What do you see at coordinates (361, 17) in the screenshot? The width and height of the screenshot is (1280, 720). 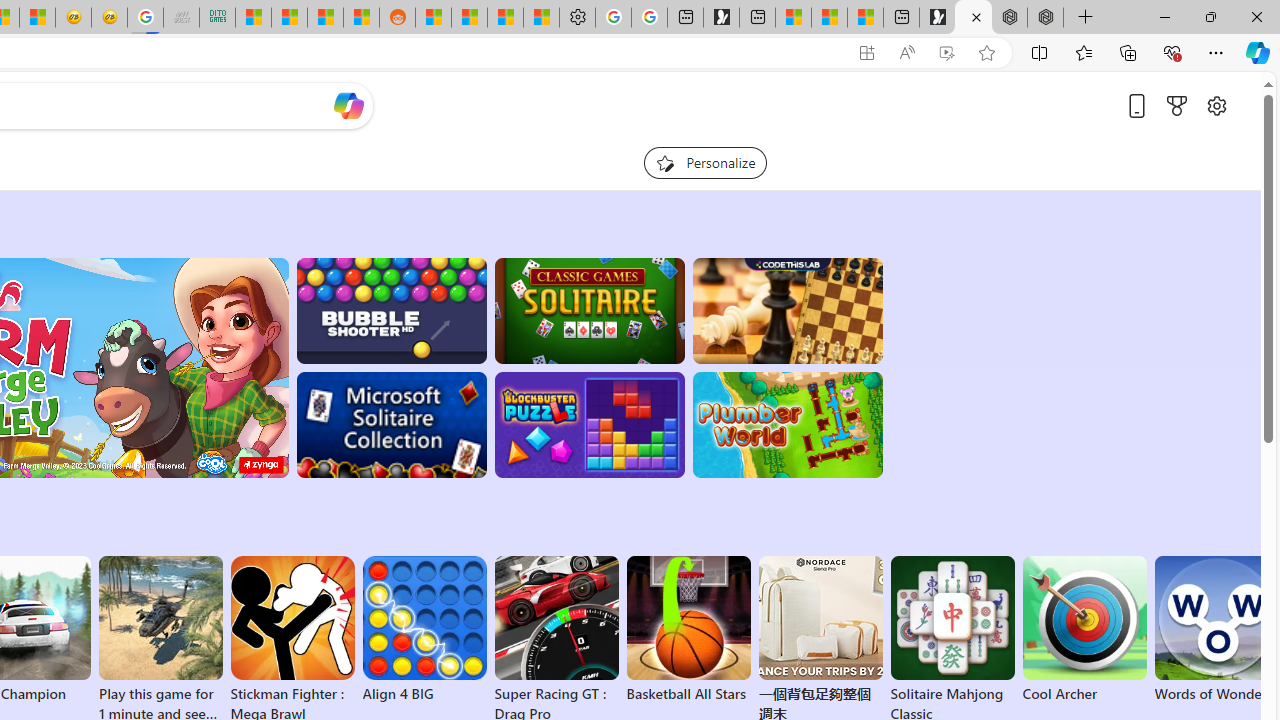 I see `'MSN'` at bounding box center [361, 17].